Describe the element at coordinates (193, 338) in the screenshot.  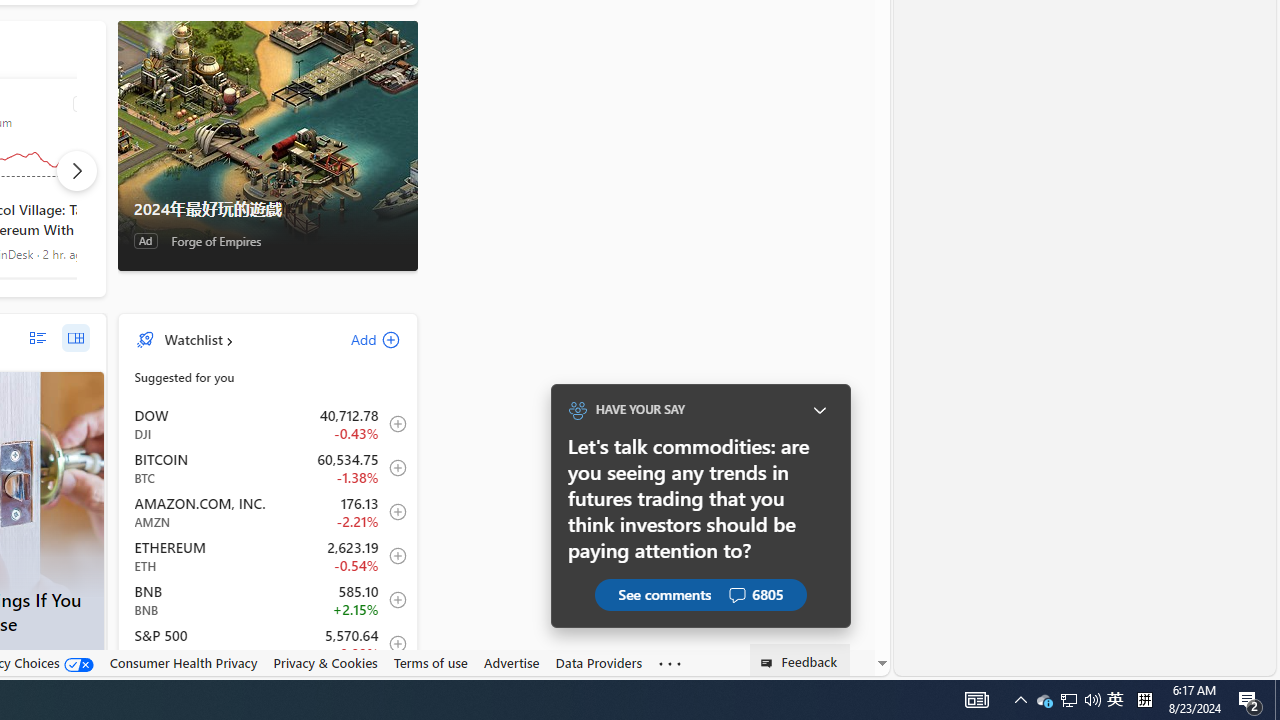
I see `'Watchlist'` at that location.